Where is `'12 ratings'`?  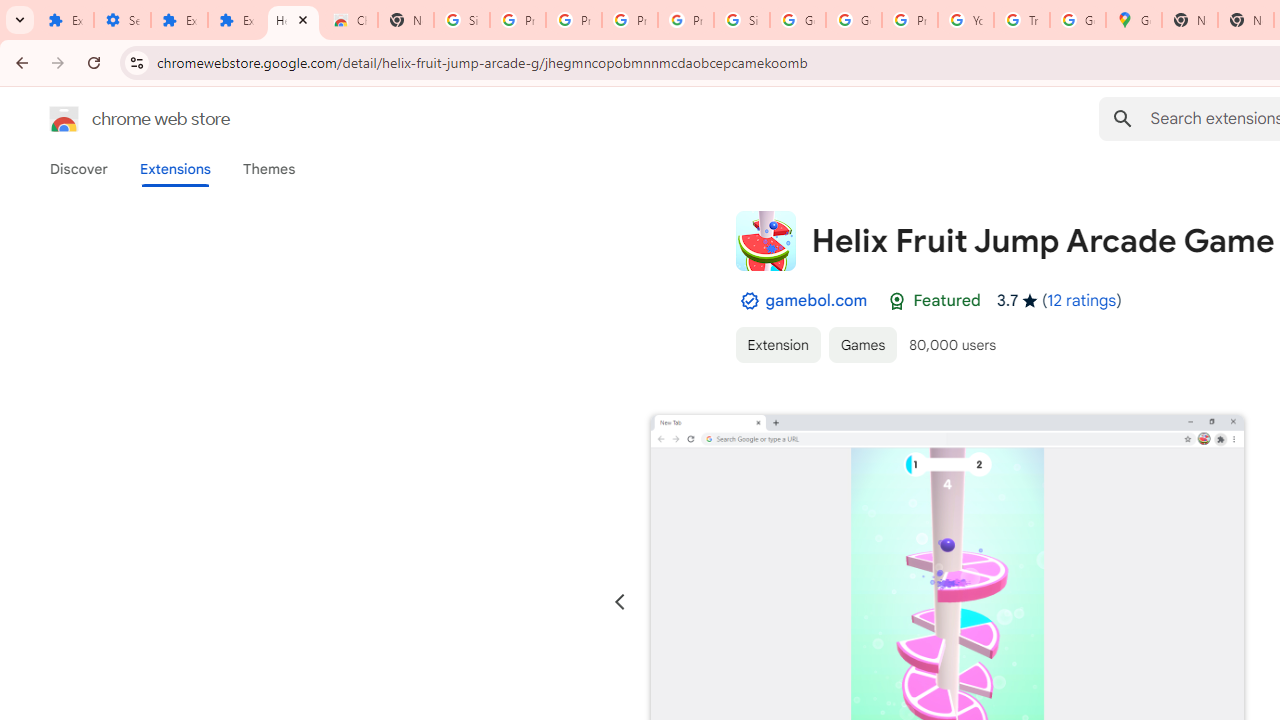 '12 ratings' is located at coordinates (1081, 300).